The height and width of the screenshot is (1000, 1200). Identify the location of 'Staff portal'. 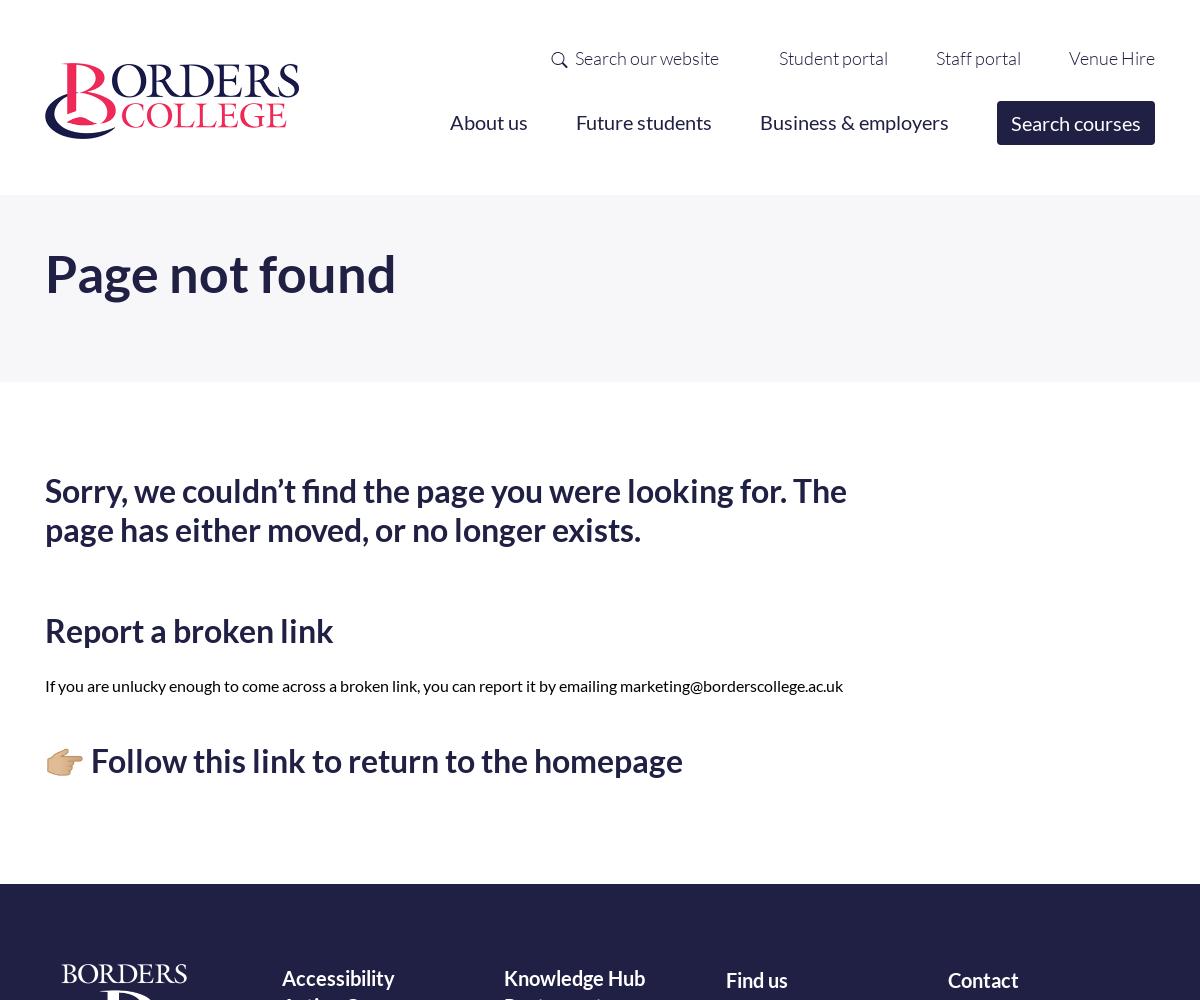
(936, 57).